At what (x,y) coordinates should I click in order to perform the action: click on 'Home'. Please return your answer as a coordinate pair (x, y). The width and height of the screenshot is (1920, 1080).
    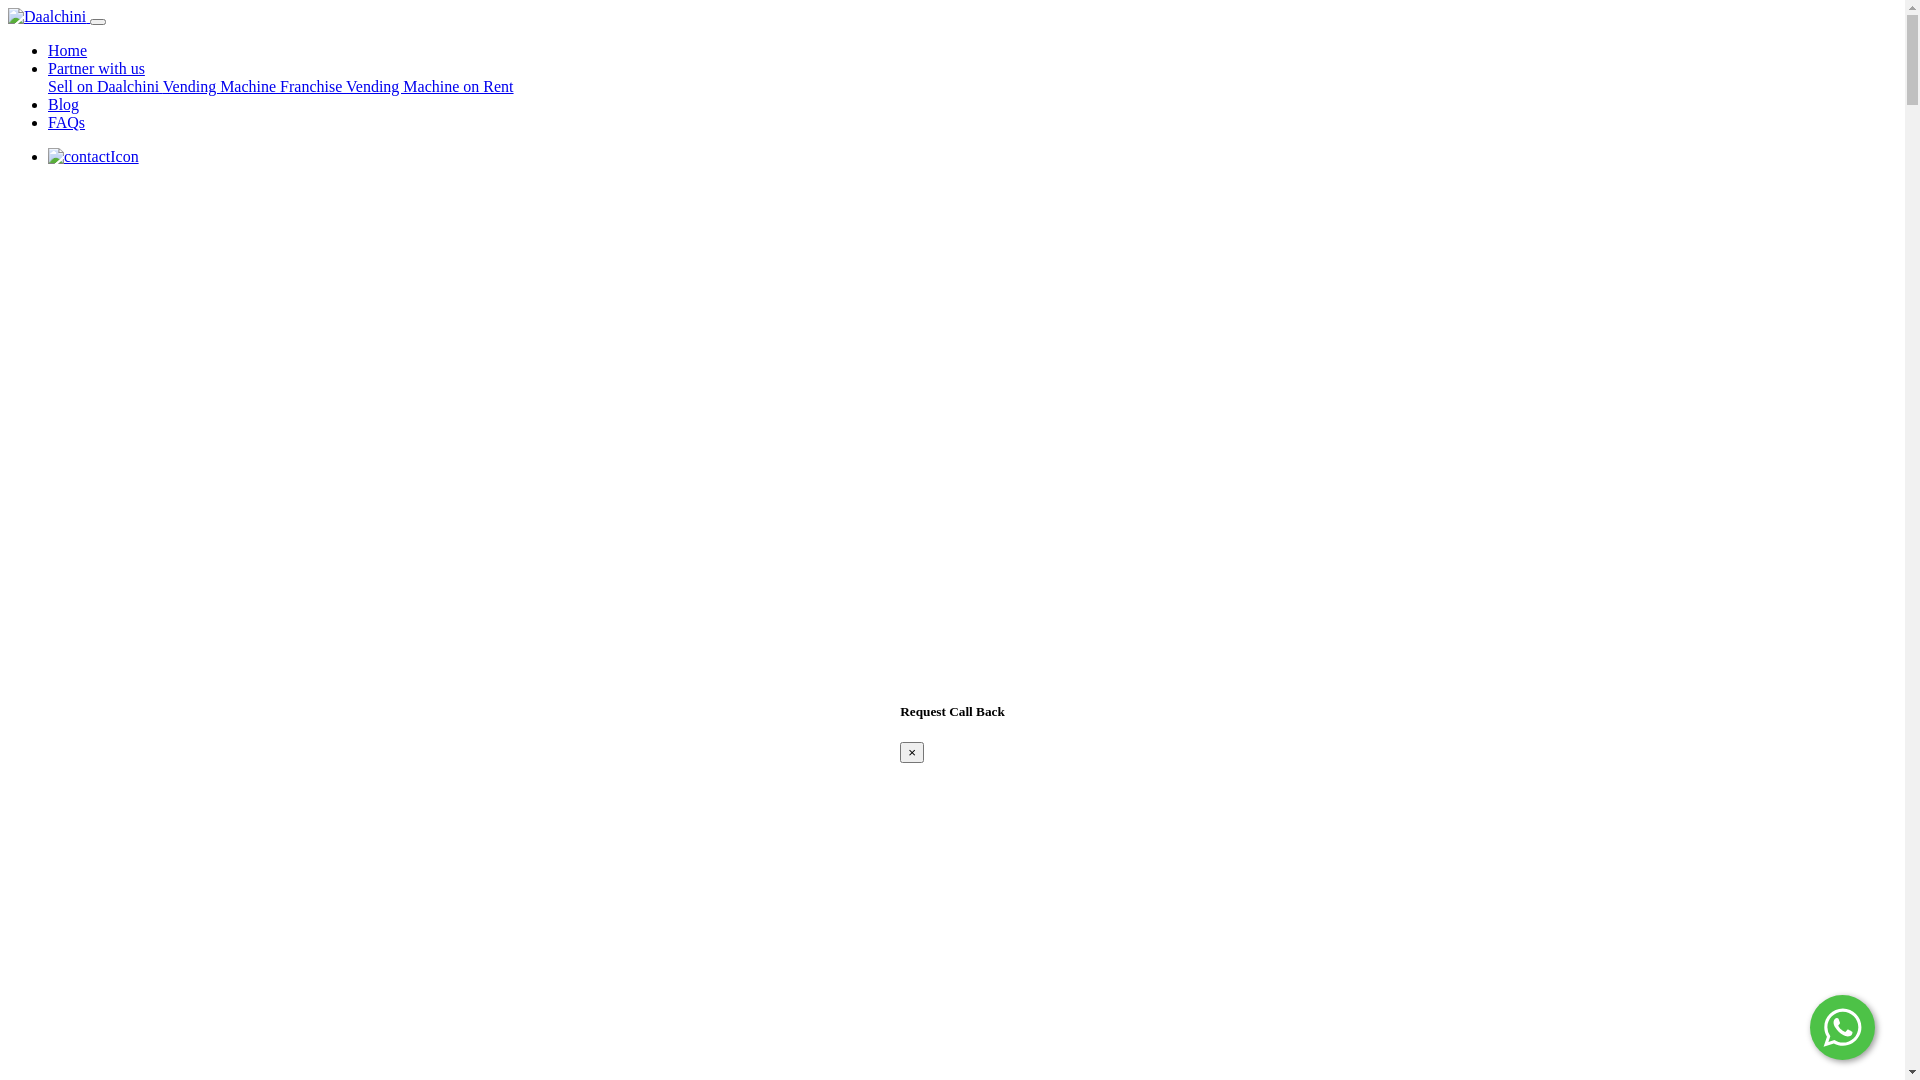
    Looking at the image, I should click on (67, 49).